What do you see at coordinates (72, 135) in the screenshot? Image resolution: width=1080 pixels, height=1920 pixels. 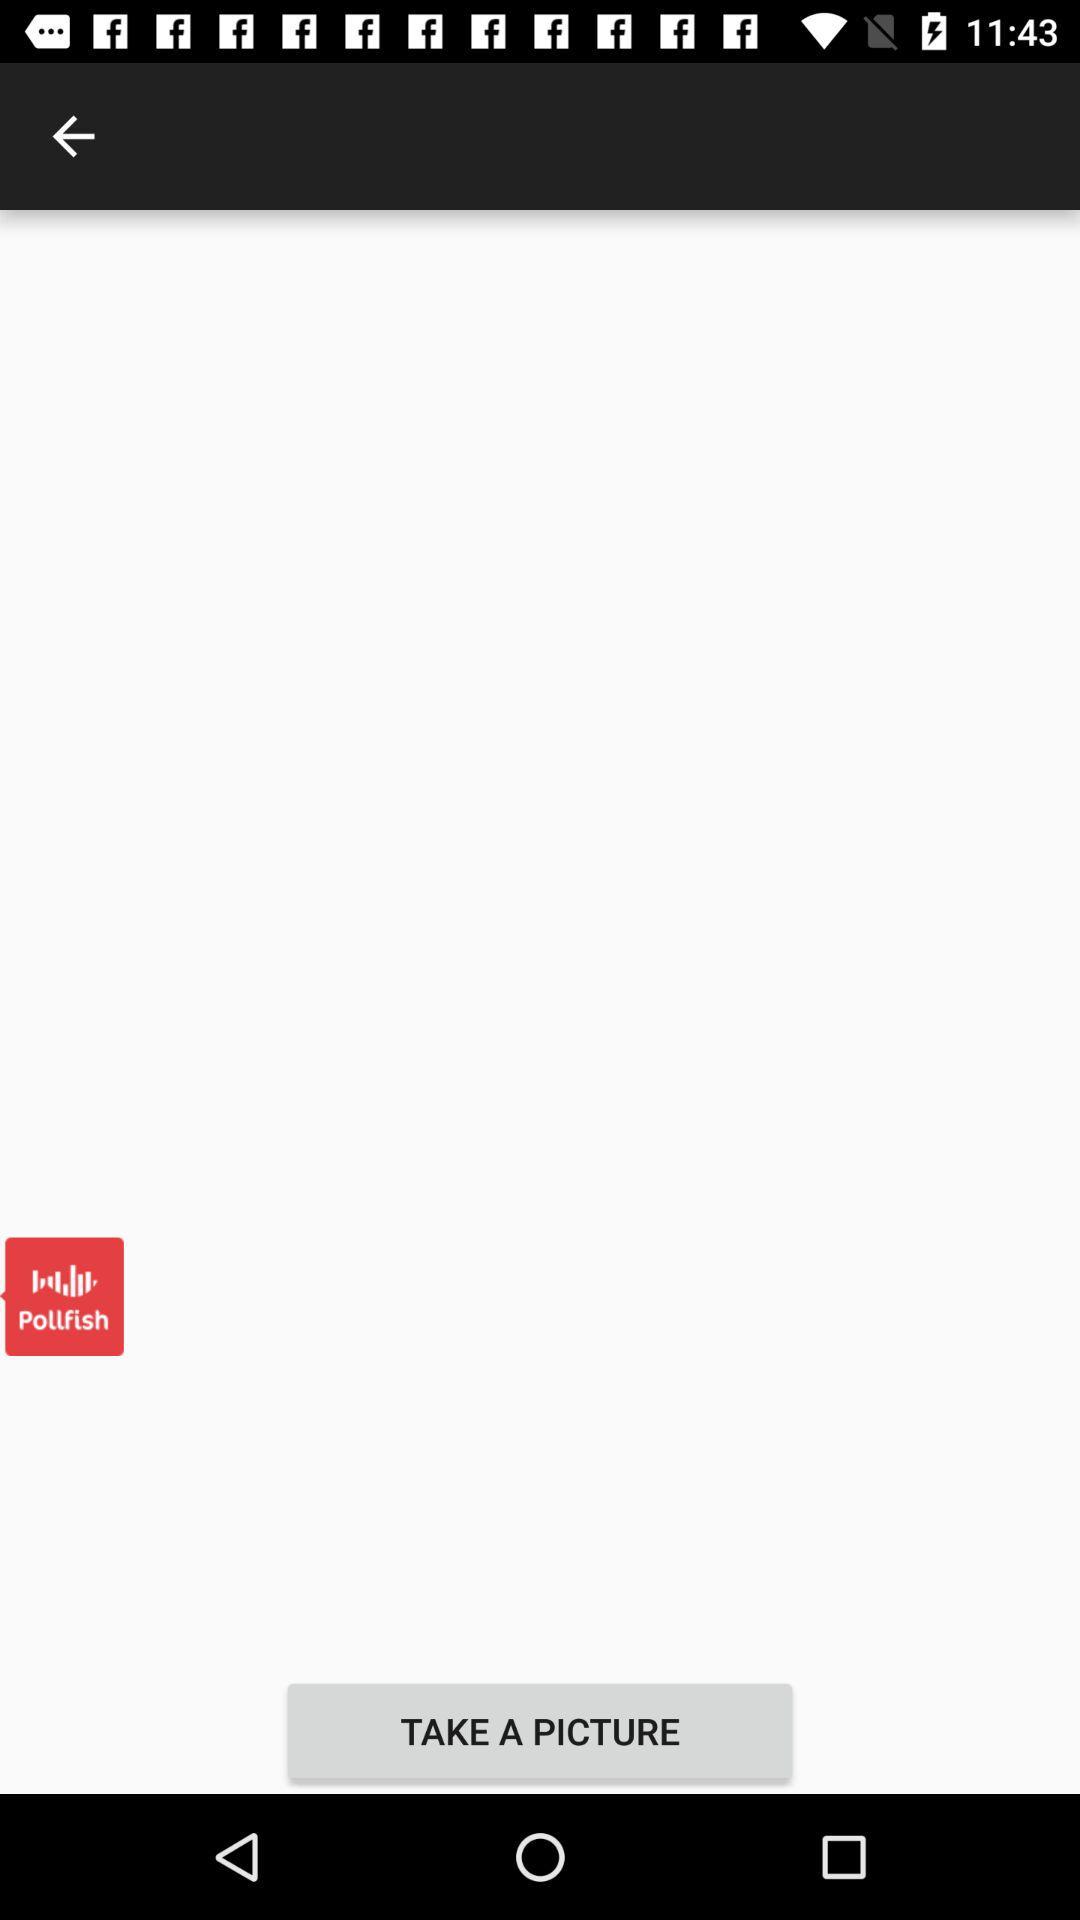 I see `the icon at the top left corner` at bounding box center [72, 135].